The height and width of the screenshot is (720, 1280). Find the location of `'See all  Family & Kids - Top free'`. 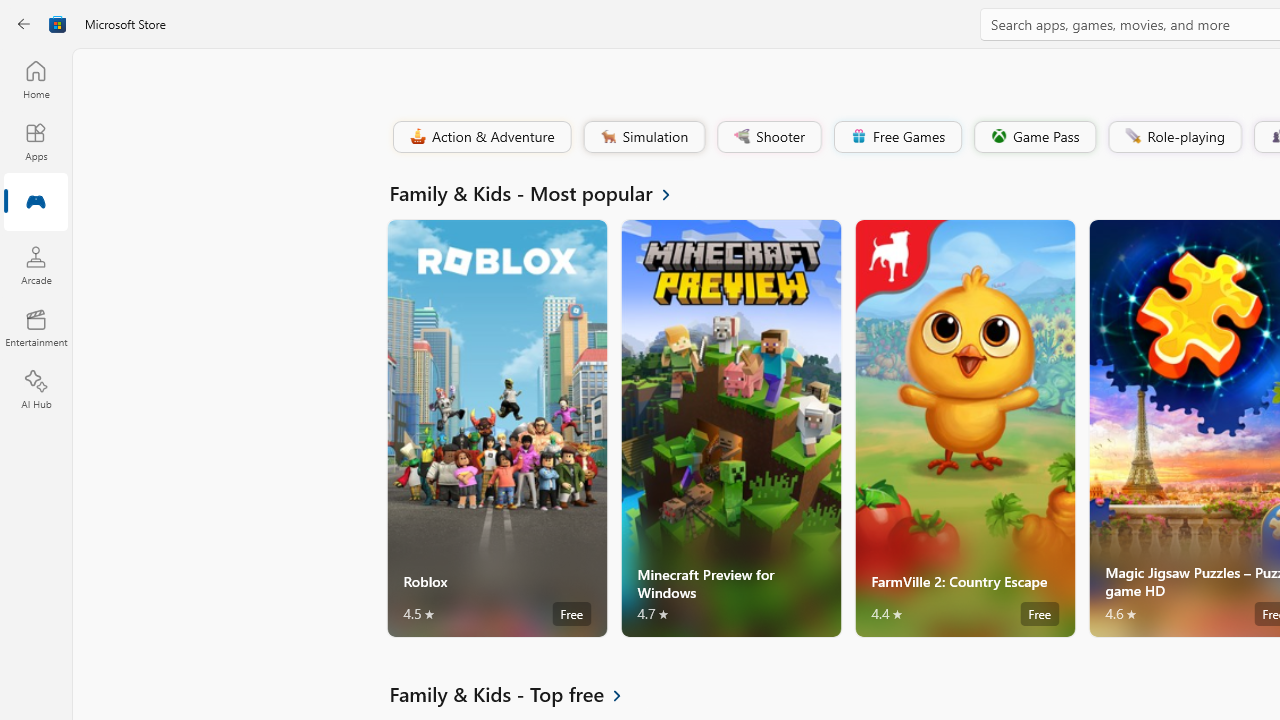

'See all  Family & Kids - Top free' is located at coordinates (517, 693).